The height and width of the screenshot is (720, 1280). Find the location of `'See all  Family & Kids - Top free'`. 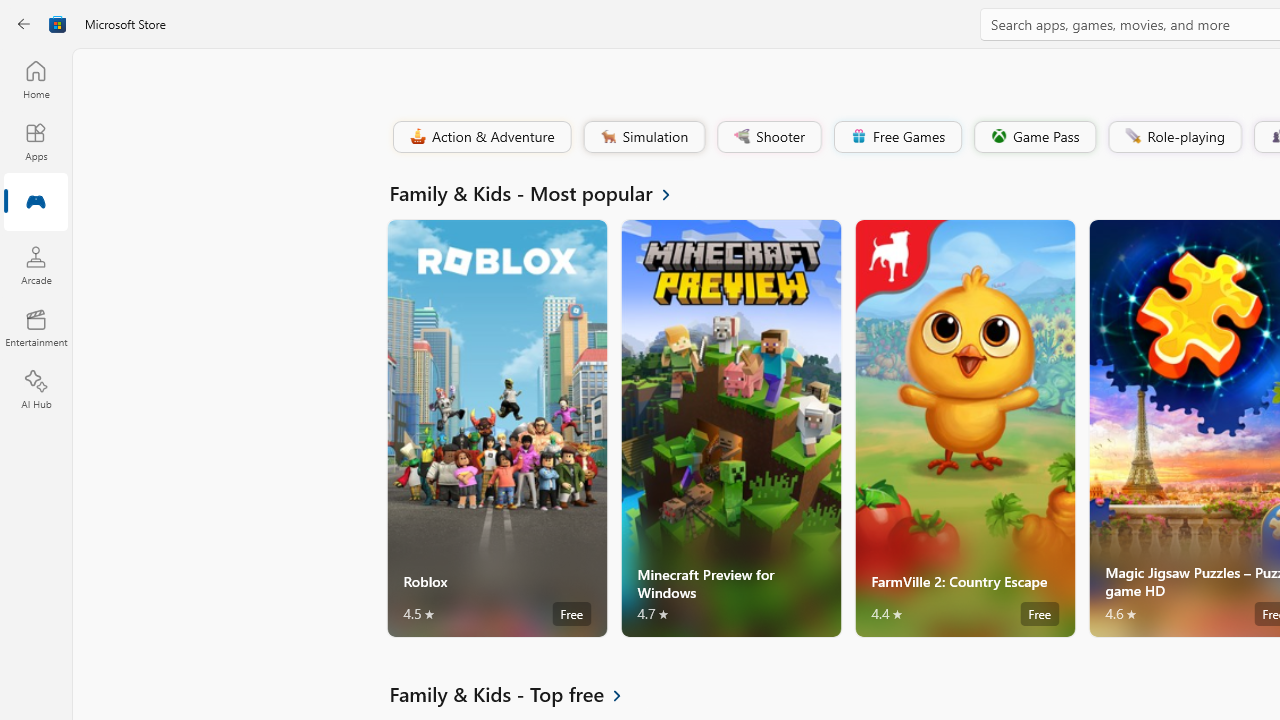

'See all  Family & Kids - Top free' is located at coordinates (517, 693).